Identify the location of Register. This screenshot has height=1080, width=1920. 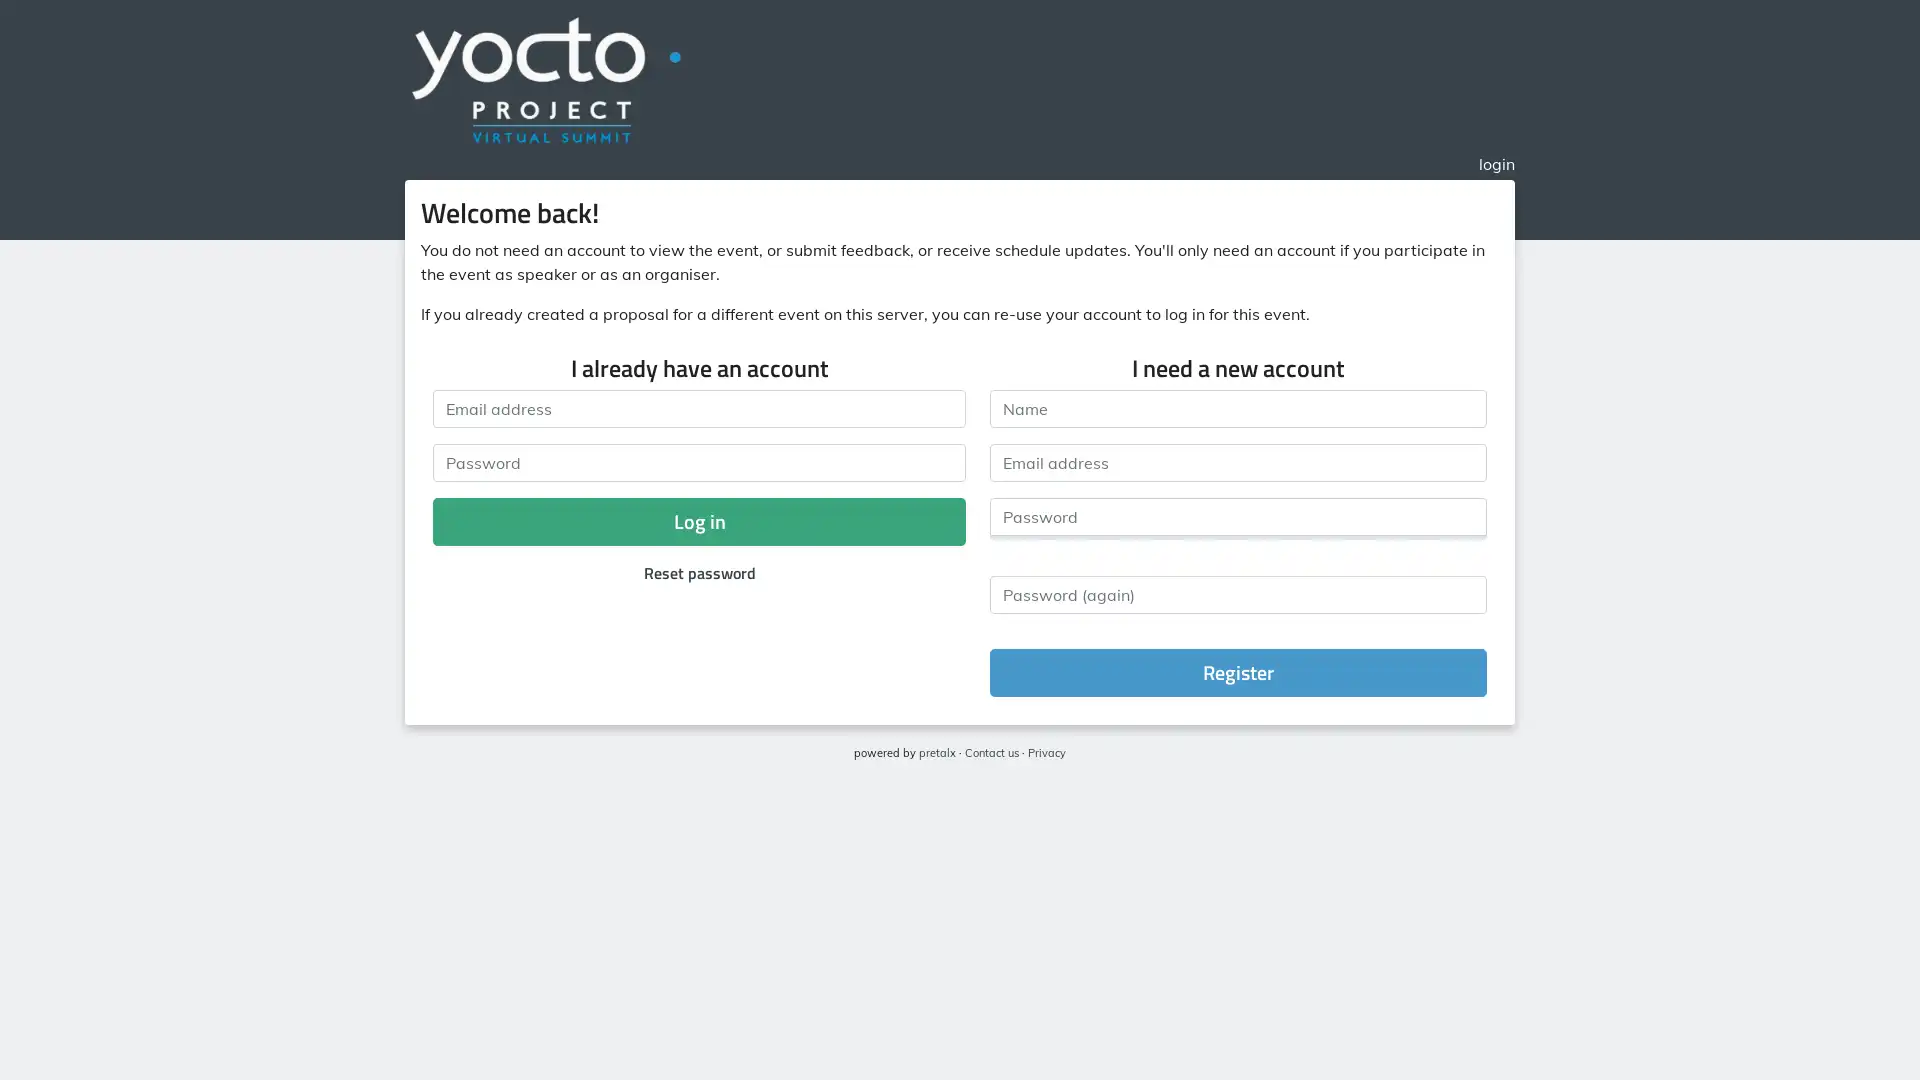
(1237, 671).